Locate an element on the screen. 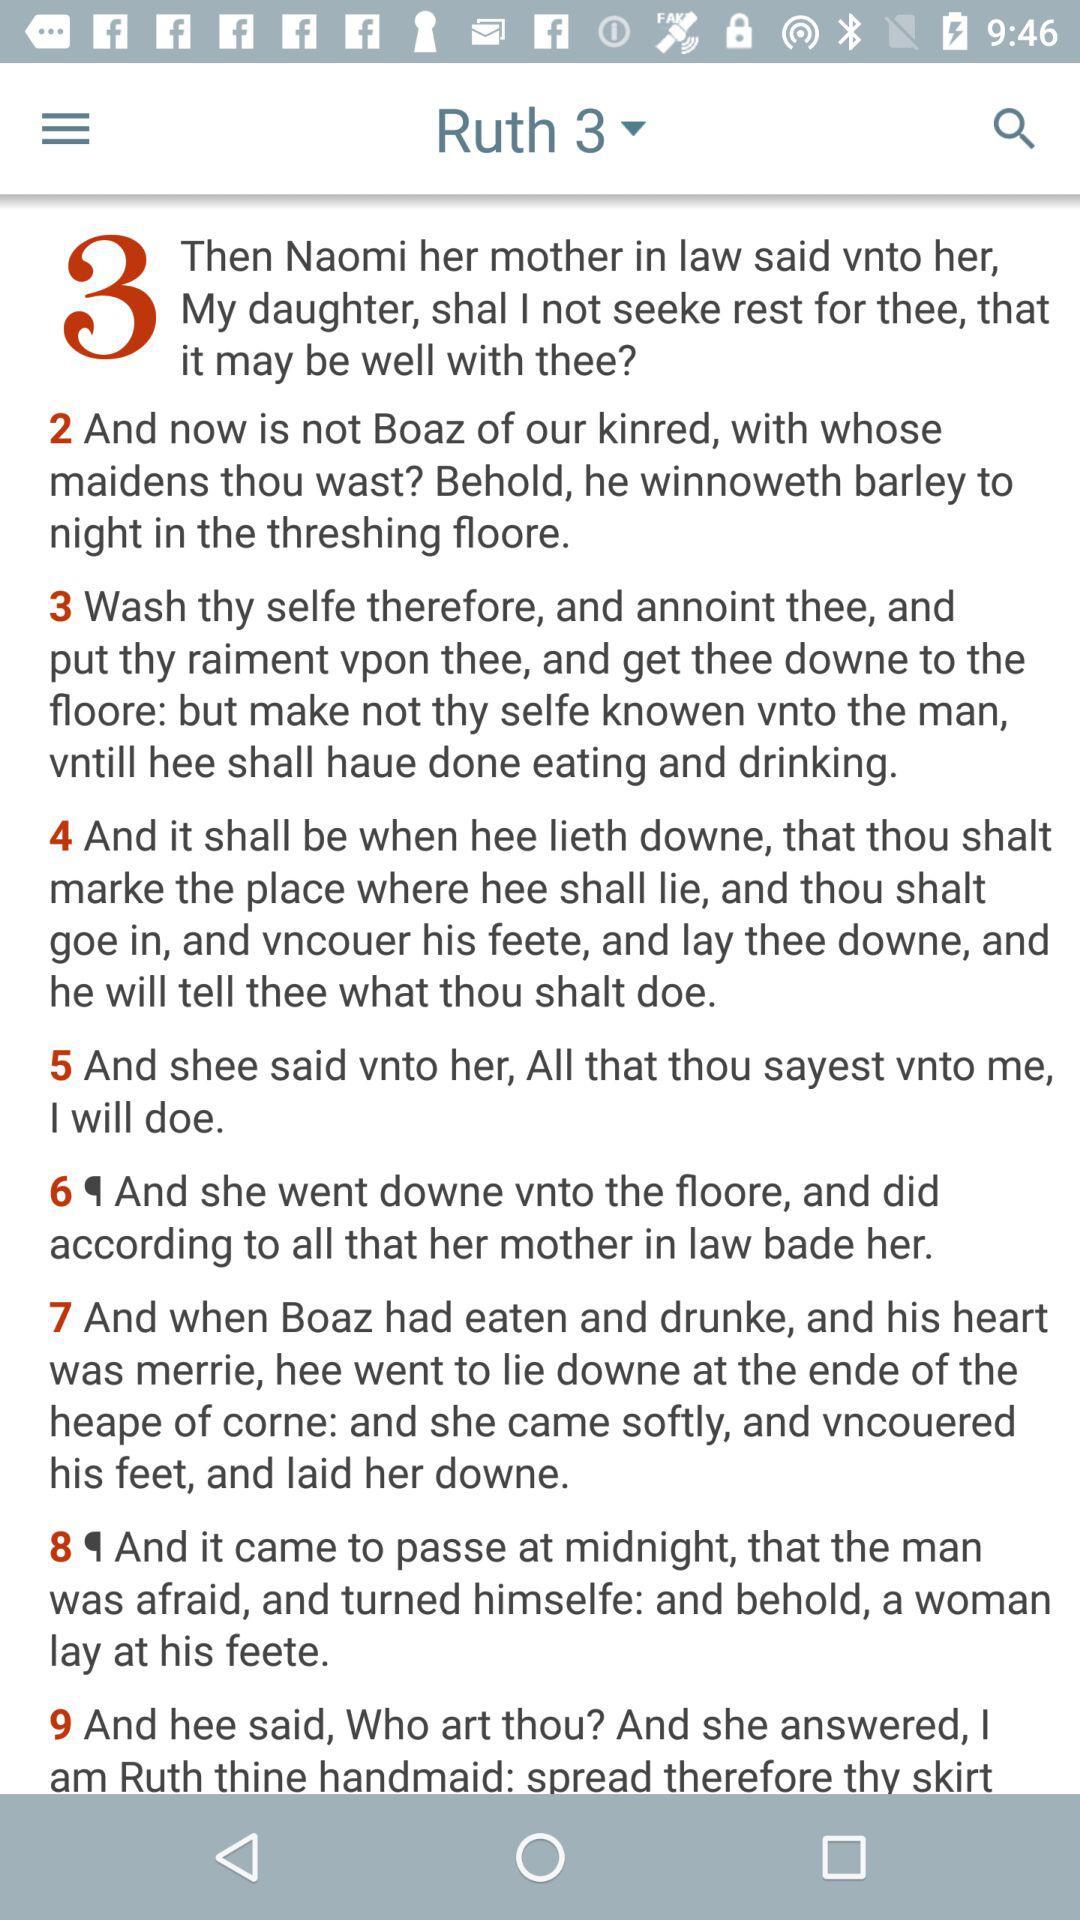 The image size is (1080, 1920). 3 wash thy is located at coordinates (551, 685).